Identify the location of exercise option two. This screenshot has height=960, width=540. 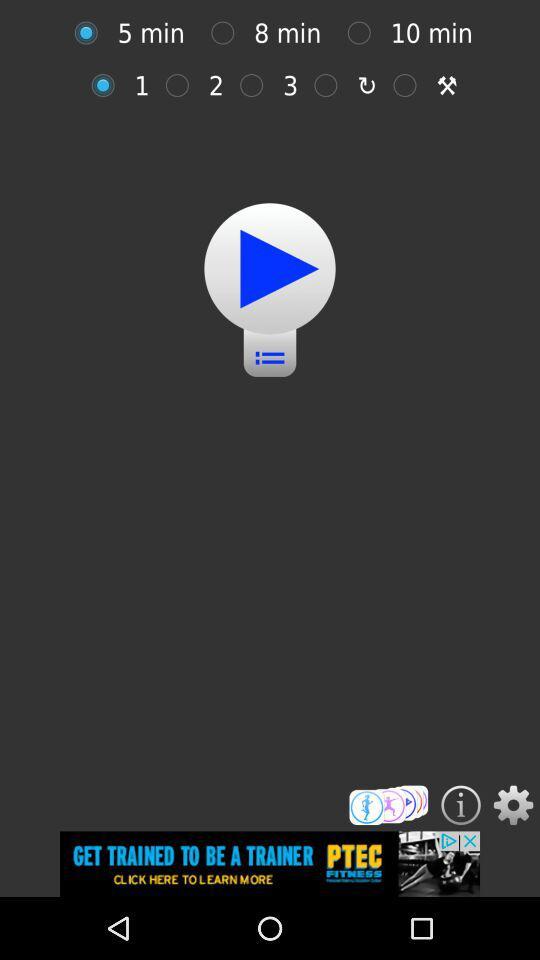
(182, 85).